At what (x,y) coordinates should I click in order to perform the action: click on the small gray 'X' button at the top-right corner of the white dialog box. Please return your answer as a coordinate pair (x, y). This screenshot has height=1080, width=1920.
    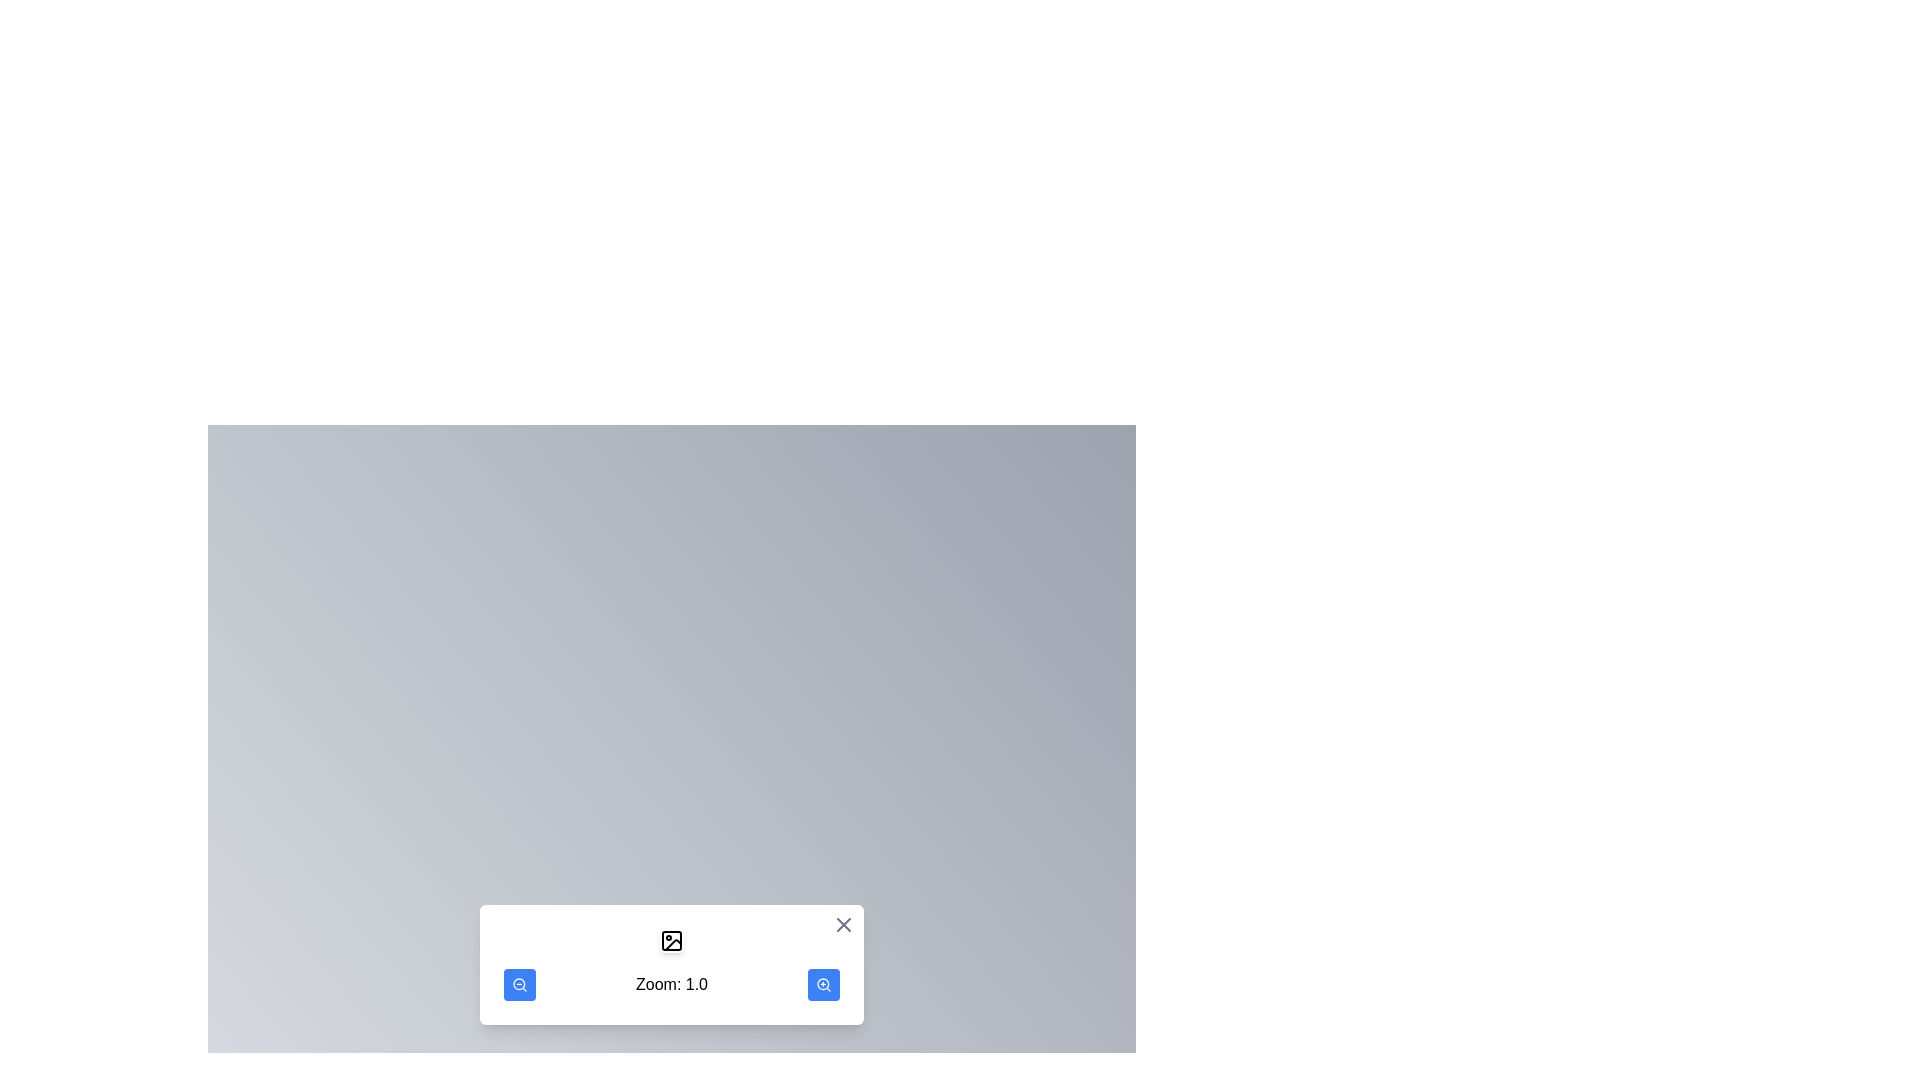
    Looking at the image, I should click on (844, 925).